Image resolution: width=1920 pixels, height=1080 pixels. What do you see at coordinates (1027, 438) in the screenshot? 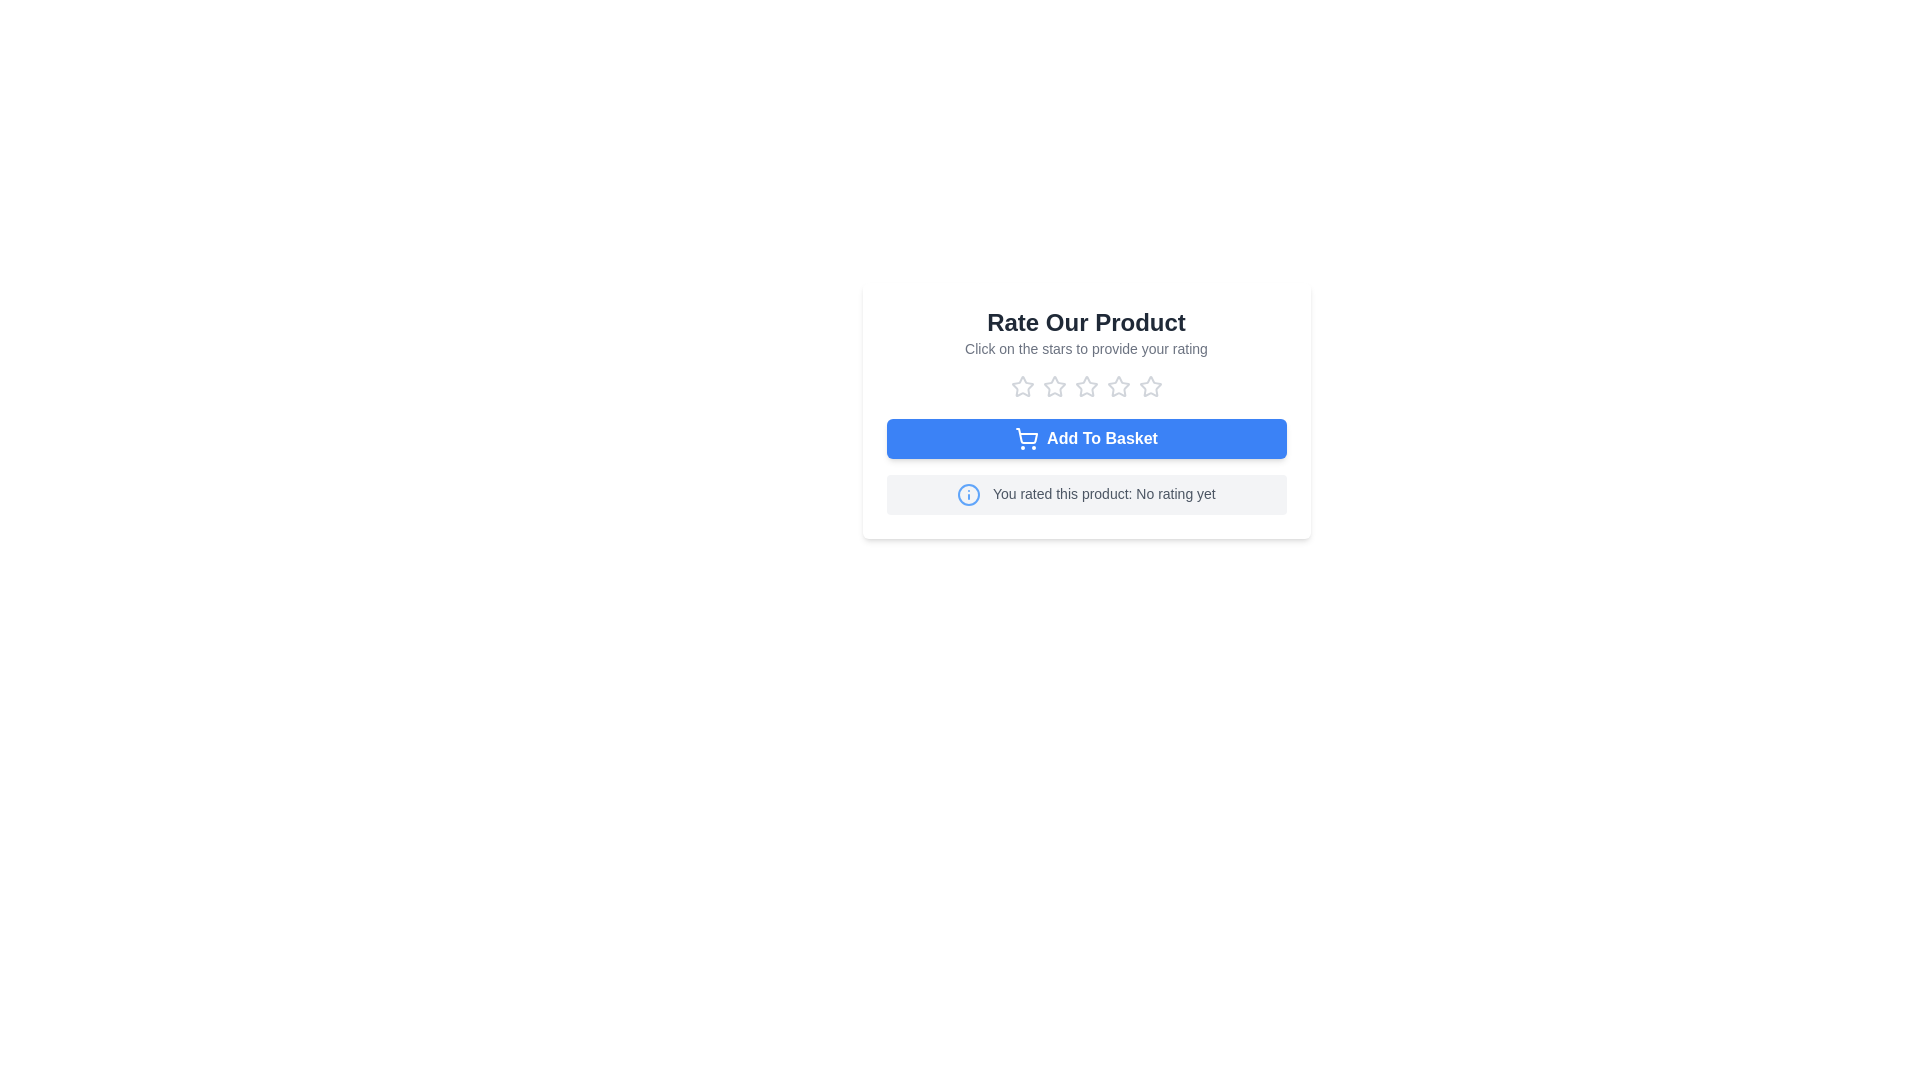
I see `the shopping cart icon that is centered within the 'Add To Basket' button, located below the 'Rate Our Product' heading and the star rating component` at bounding box center [1027, 438].